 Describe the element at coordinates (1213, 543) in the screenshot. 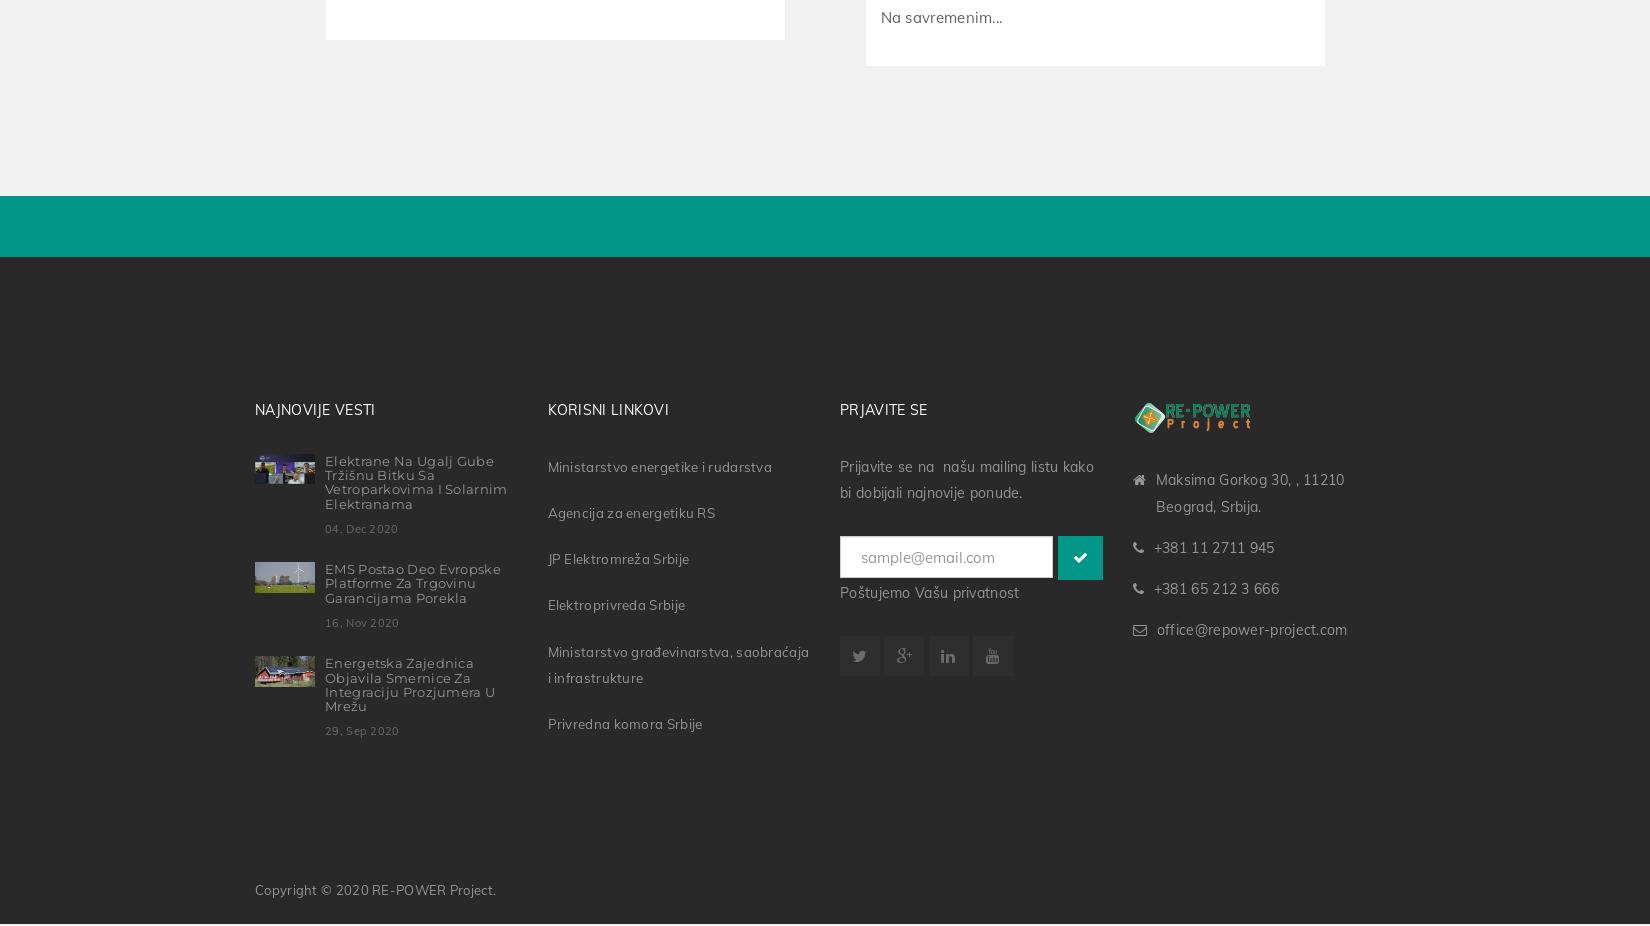

I see `'+381 11 2711 945'` at that location.